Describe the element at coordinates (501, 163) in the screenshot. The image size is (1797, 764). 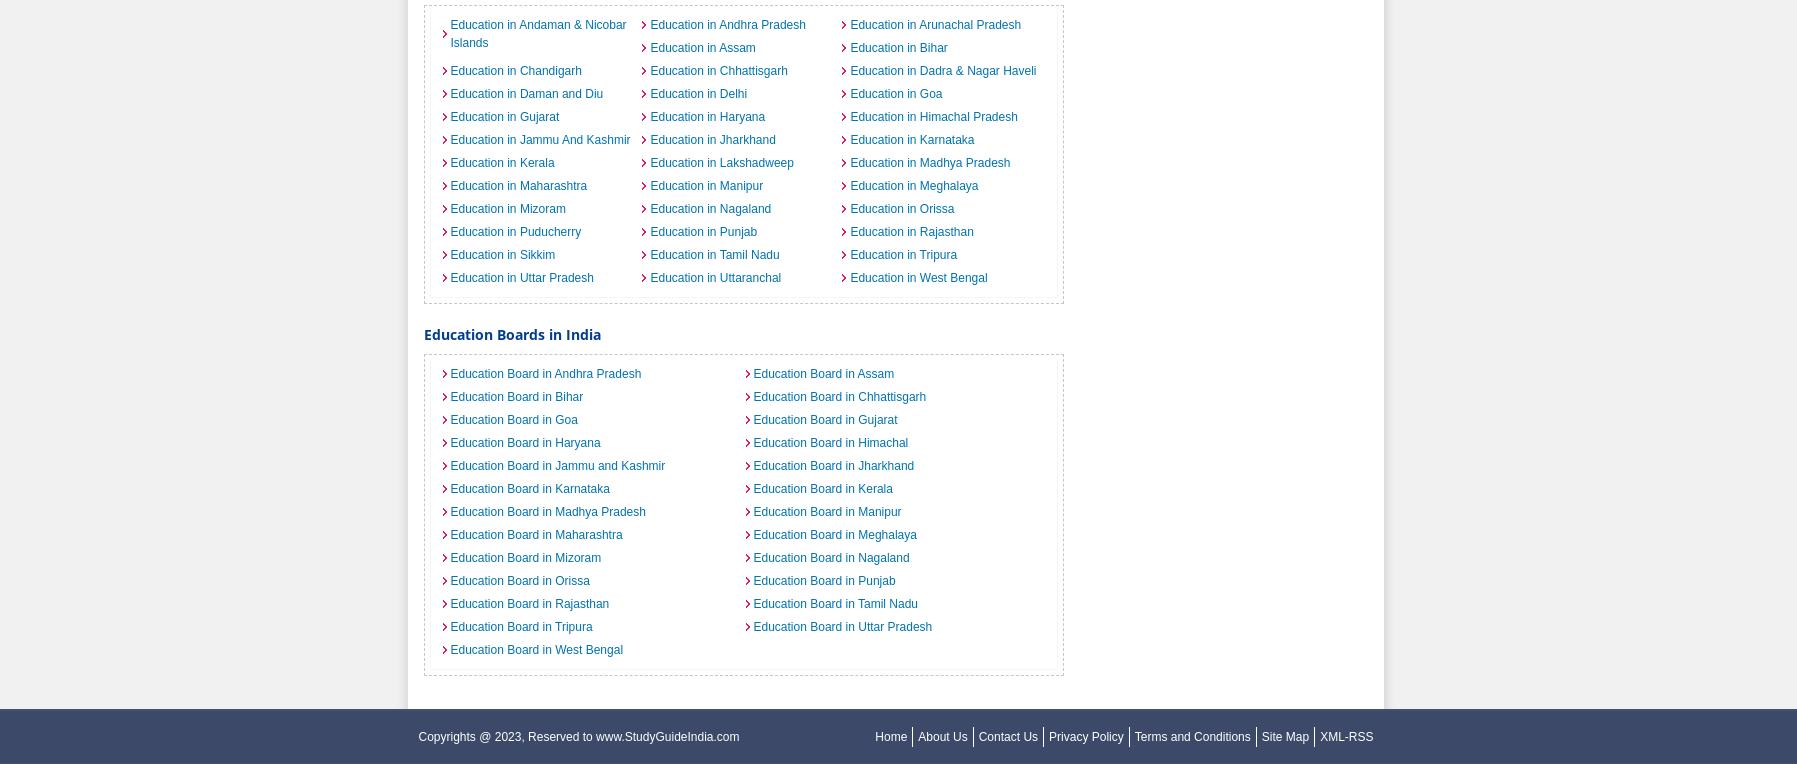
I see `'Education in Kerala'` at that location.